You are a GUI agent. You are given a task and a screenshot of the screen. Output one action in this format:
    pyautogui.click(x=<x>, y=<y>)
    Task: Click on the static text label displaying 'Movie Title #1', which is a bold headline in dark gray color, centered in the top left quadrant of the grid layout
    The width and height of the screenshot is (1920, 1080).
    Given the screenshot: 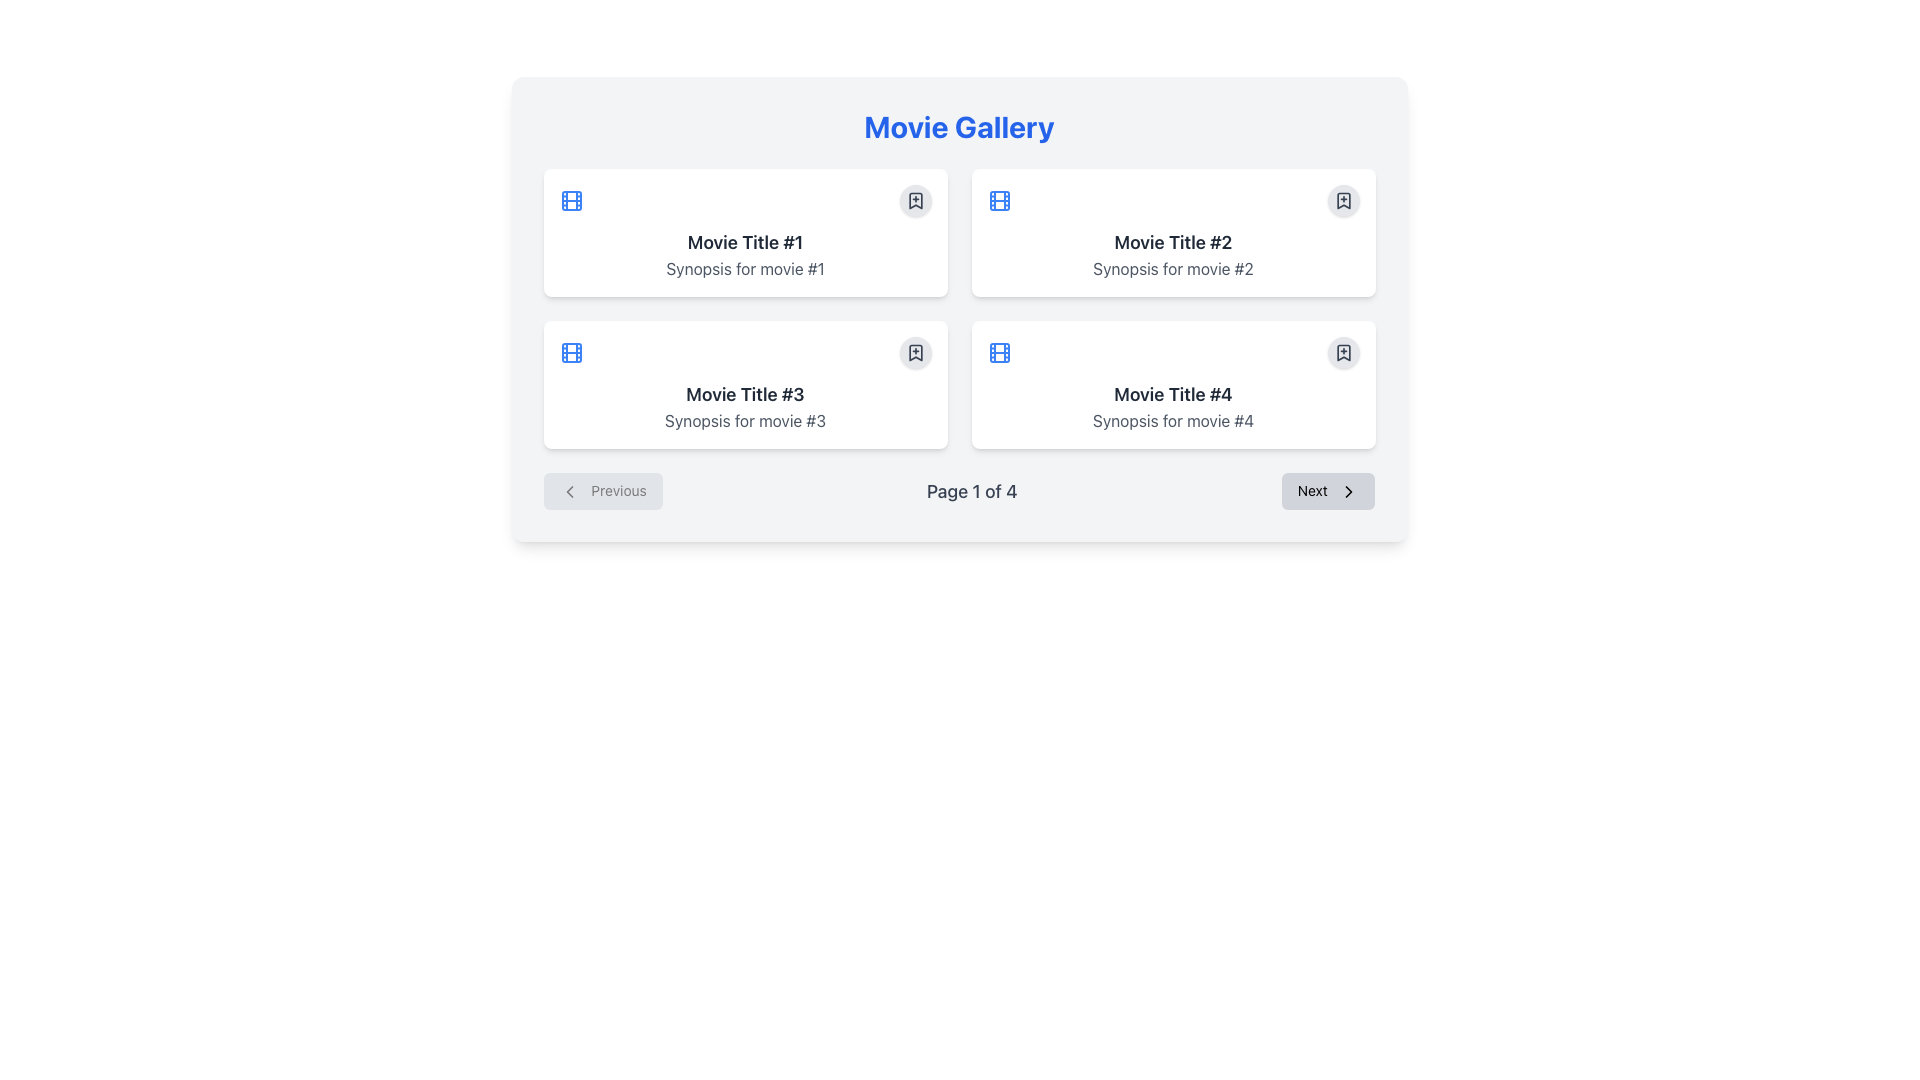 What is the action you would take?
    pyautogui.click(x=744, y=242)
    